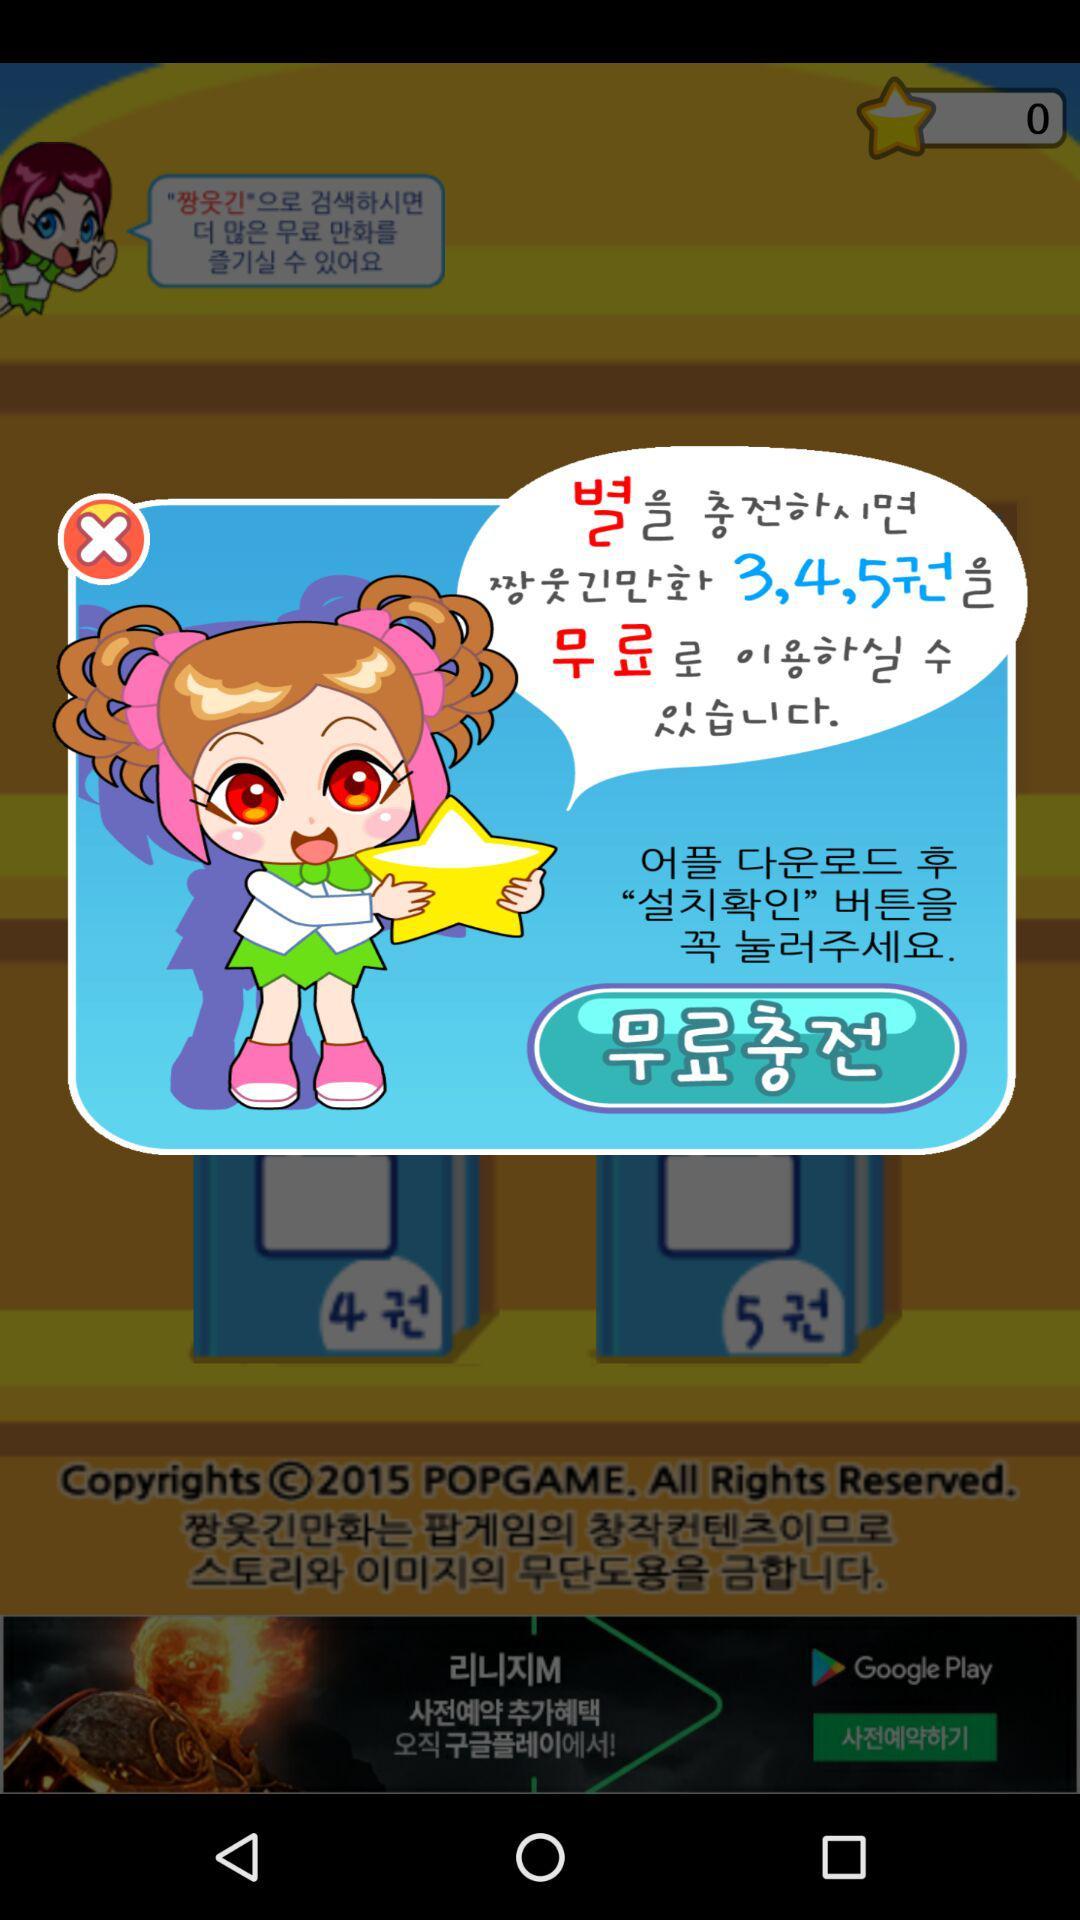 The width and height of the screenshot is (1080, 1920). What do you see at coordinates (103, 539) in the screenshot?
I see `popup window` at bounding box center [103, 539].